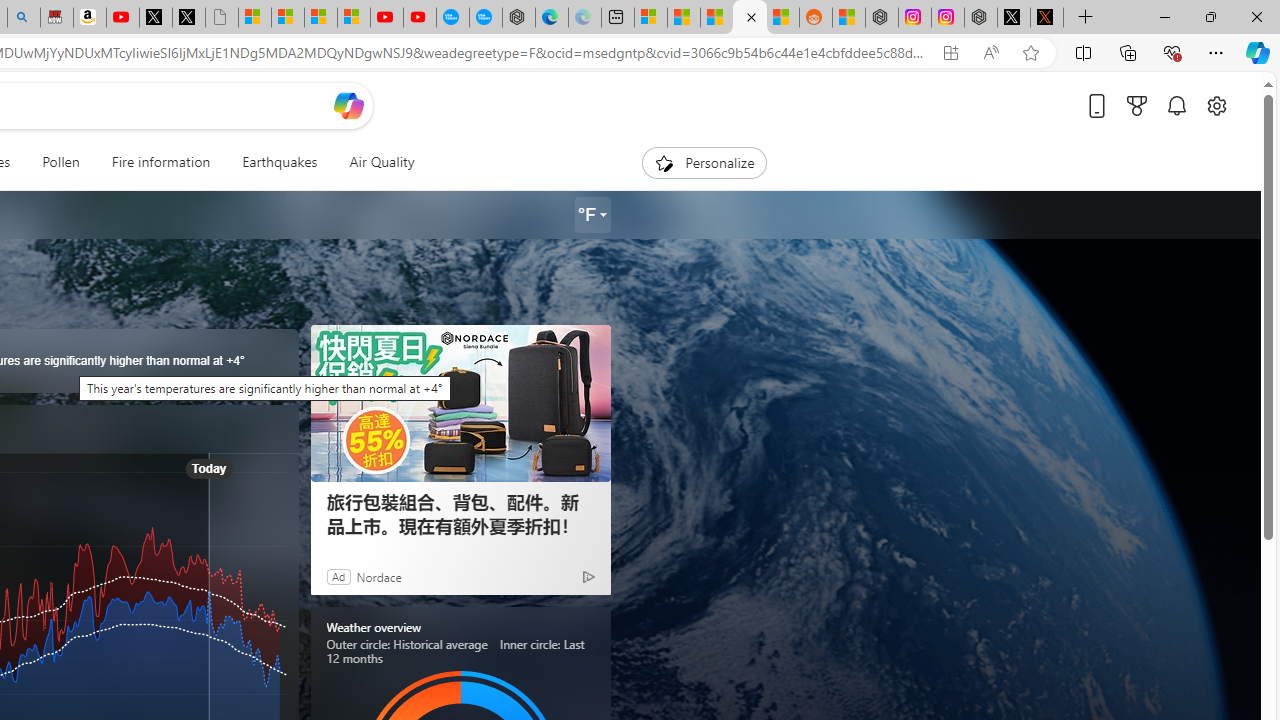  Describe the element at coordinates (348, 105) in the screenshot. I see `'Open Copilot'` at that location.